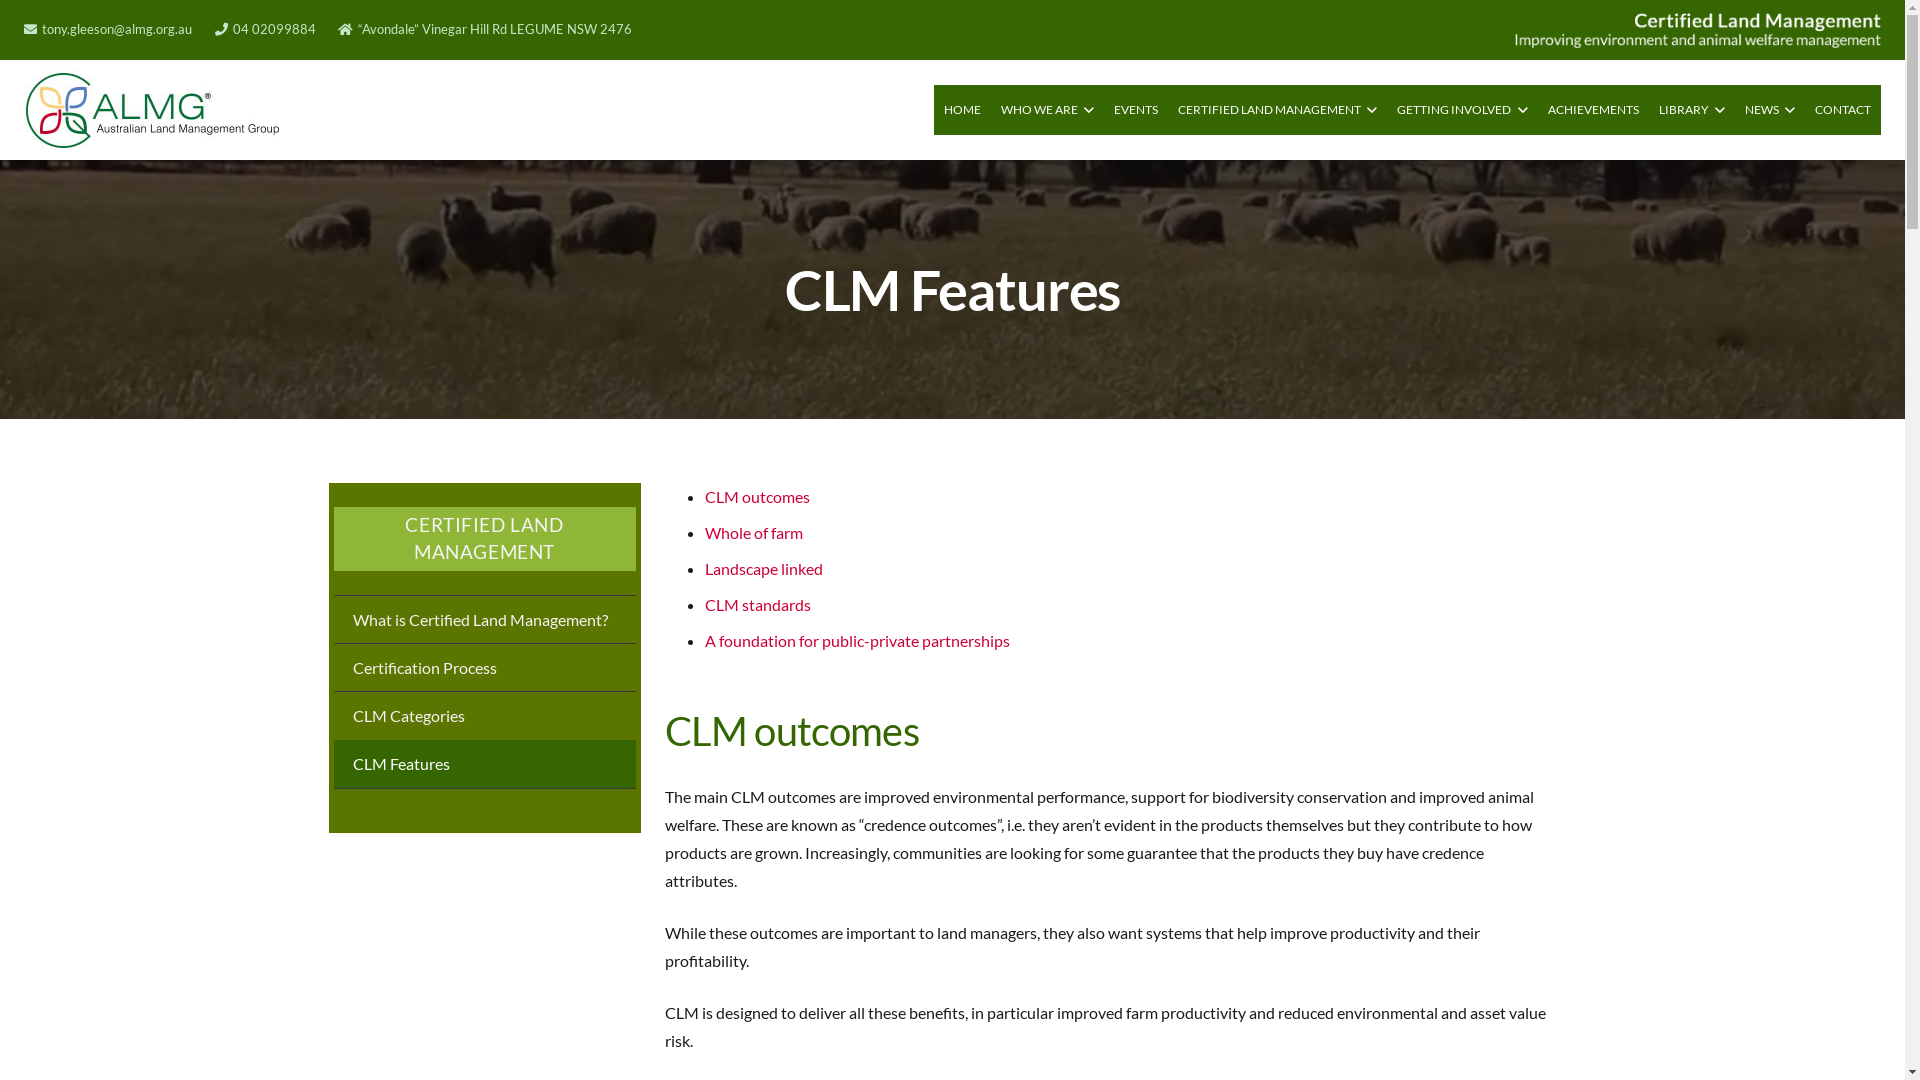 The height and width of the screenshot is (1080, 1920). Describe the element at coordinates (704, 640) in the screenshot. I see `'A foundation for public-private partnerships'` at that location.